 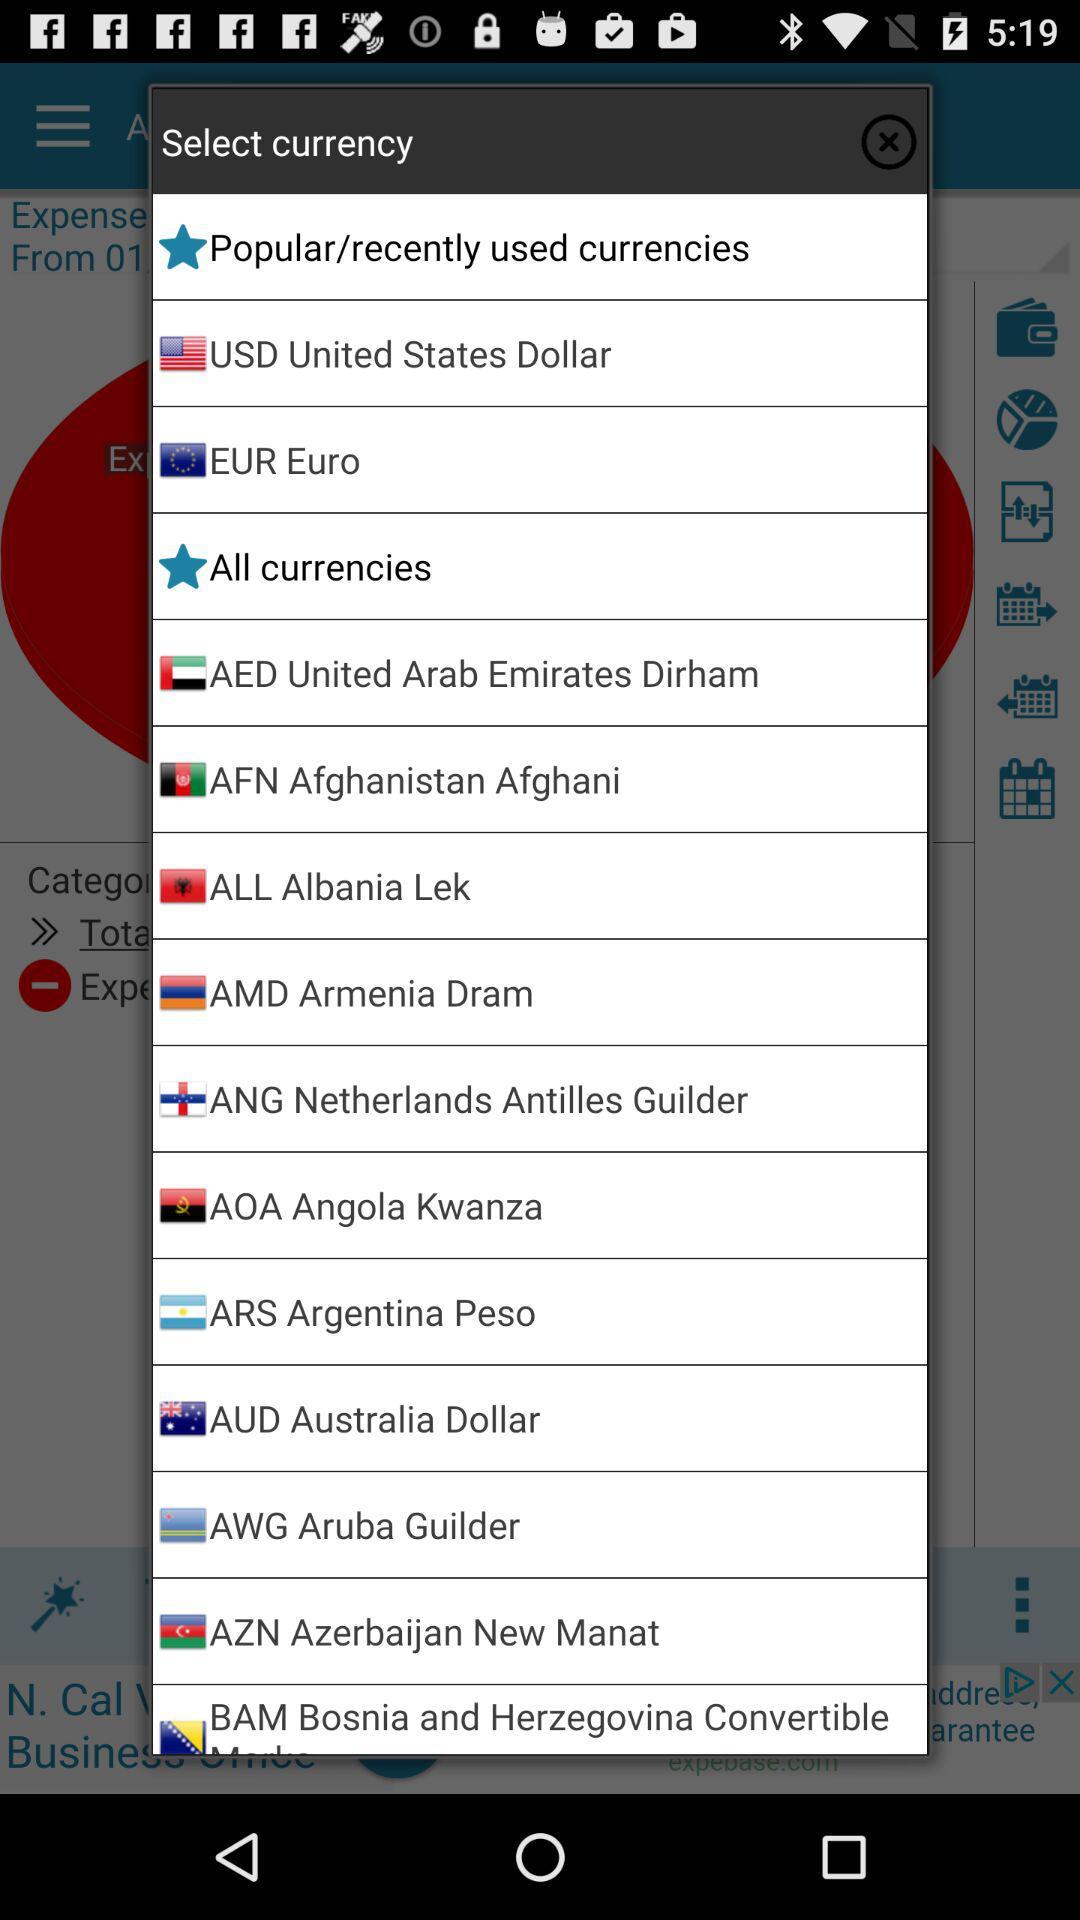 I want to click on eur euro, so click(x=564, y=458).